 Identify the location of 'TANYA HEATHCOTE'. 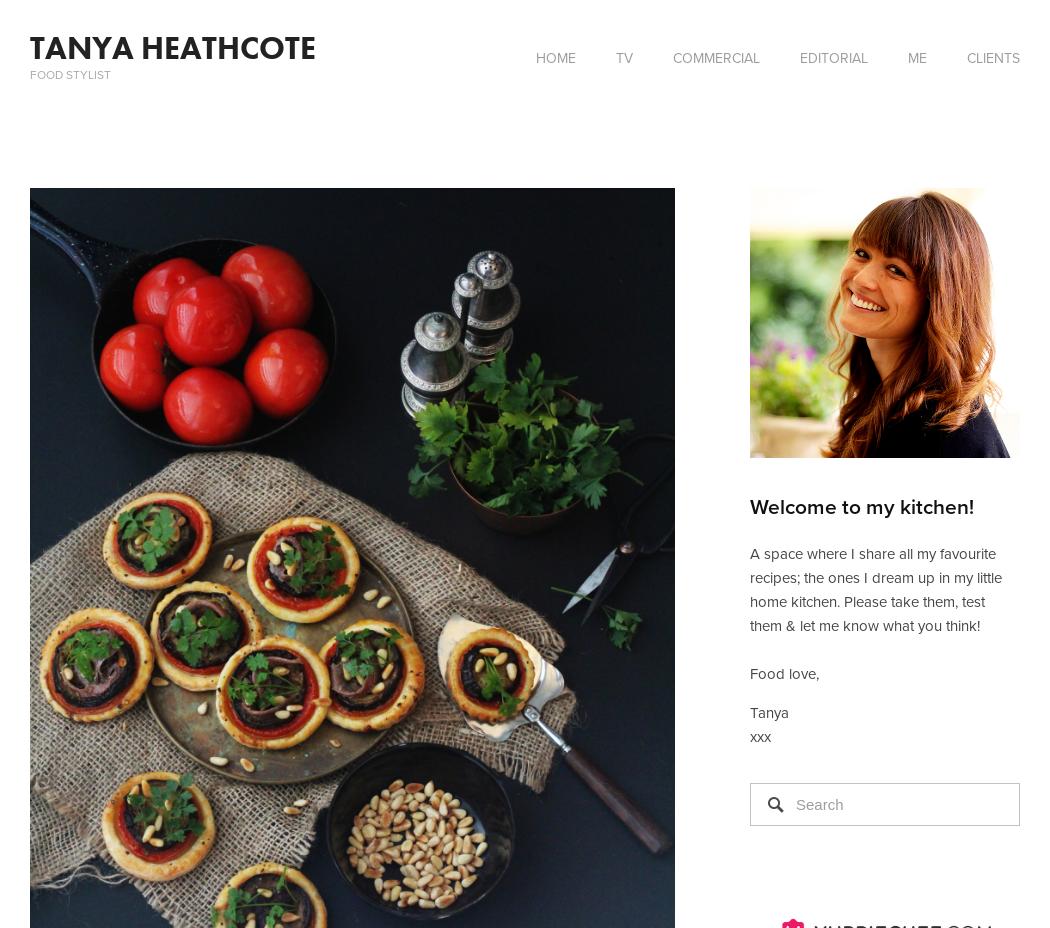
(173, 47).